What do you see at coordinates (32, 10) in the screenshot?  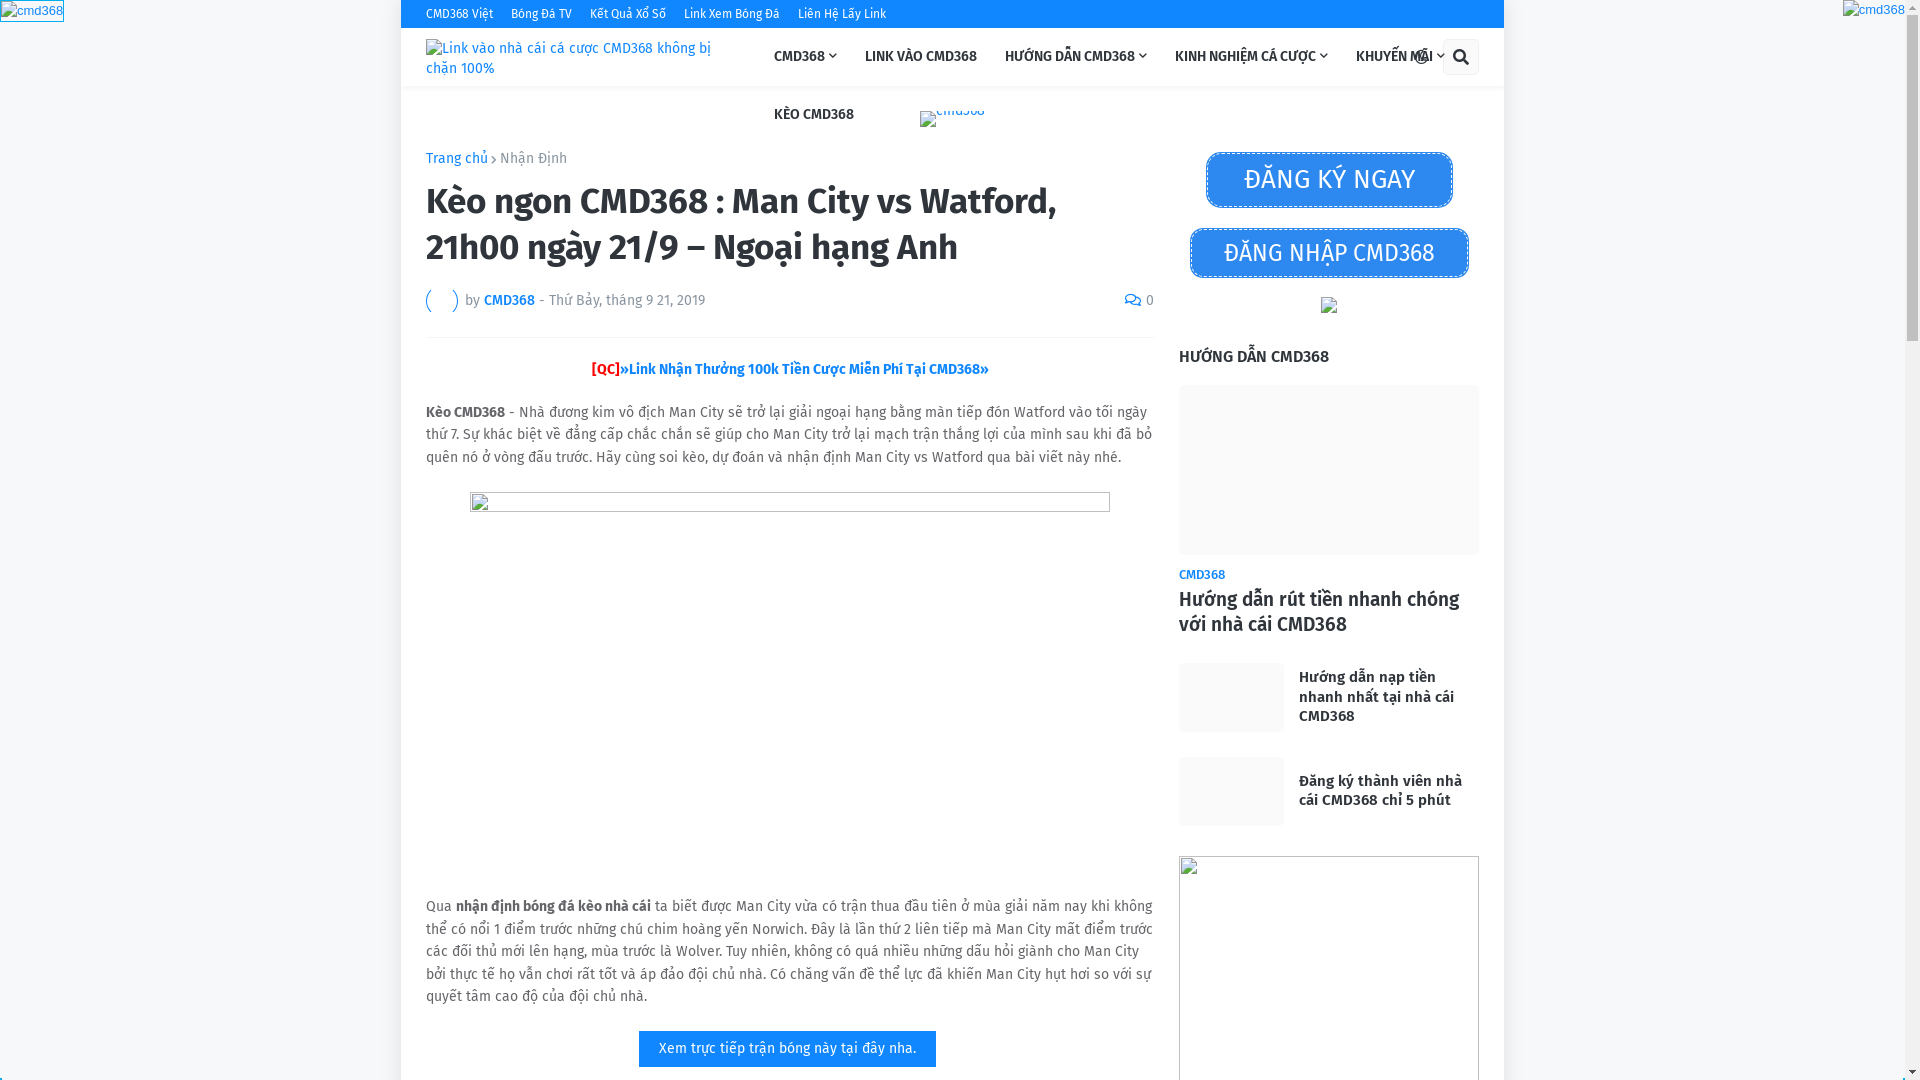 I see `'cmd368'` at bounding box center [32, 10].